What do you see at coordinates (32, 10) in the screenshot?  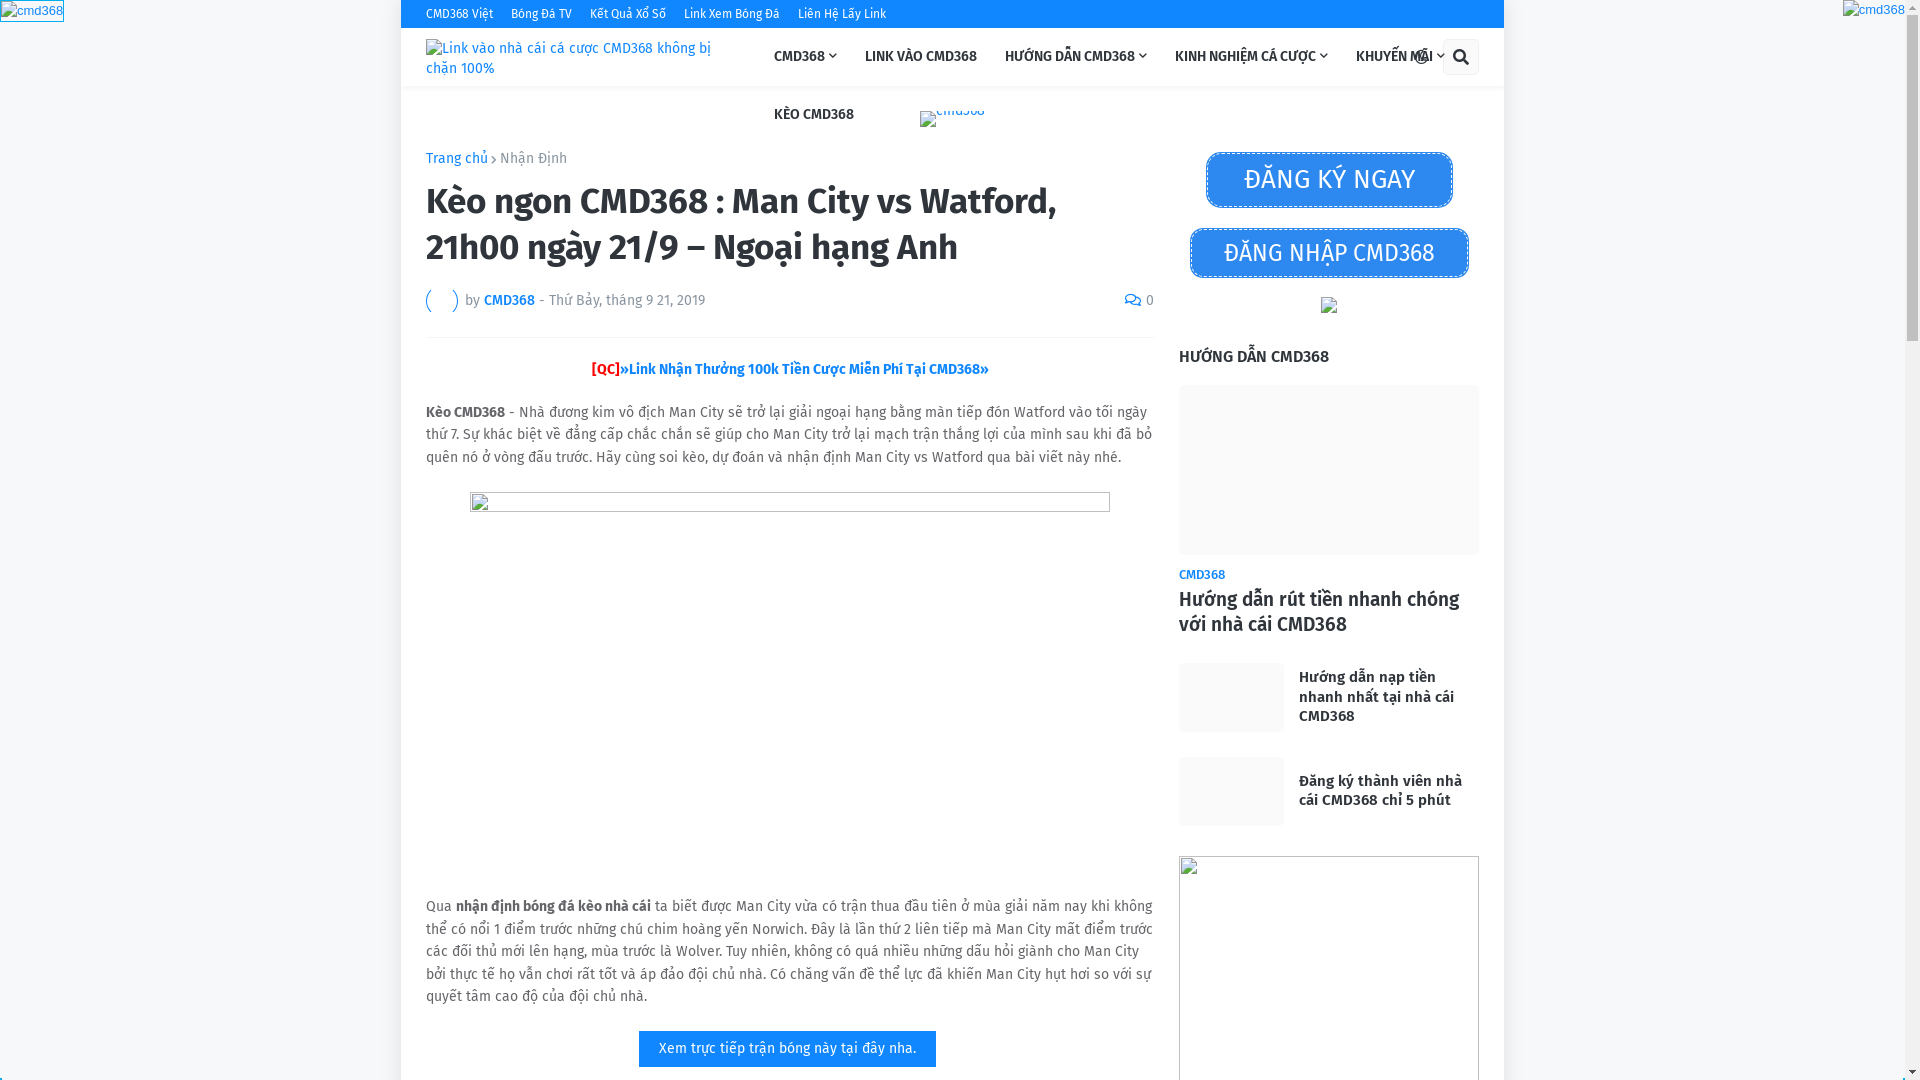 I see `'cmd368'` at bounding box center [32, 10].